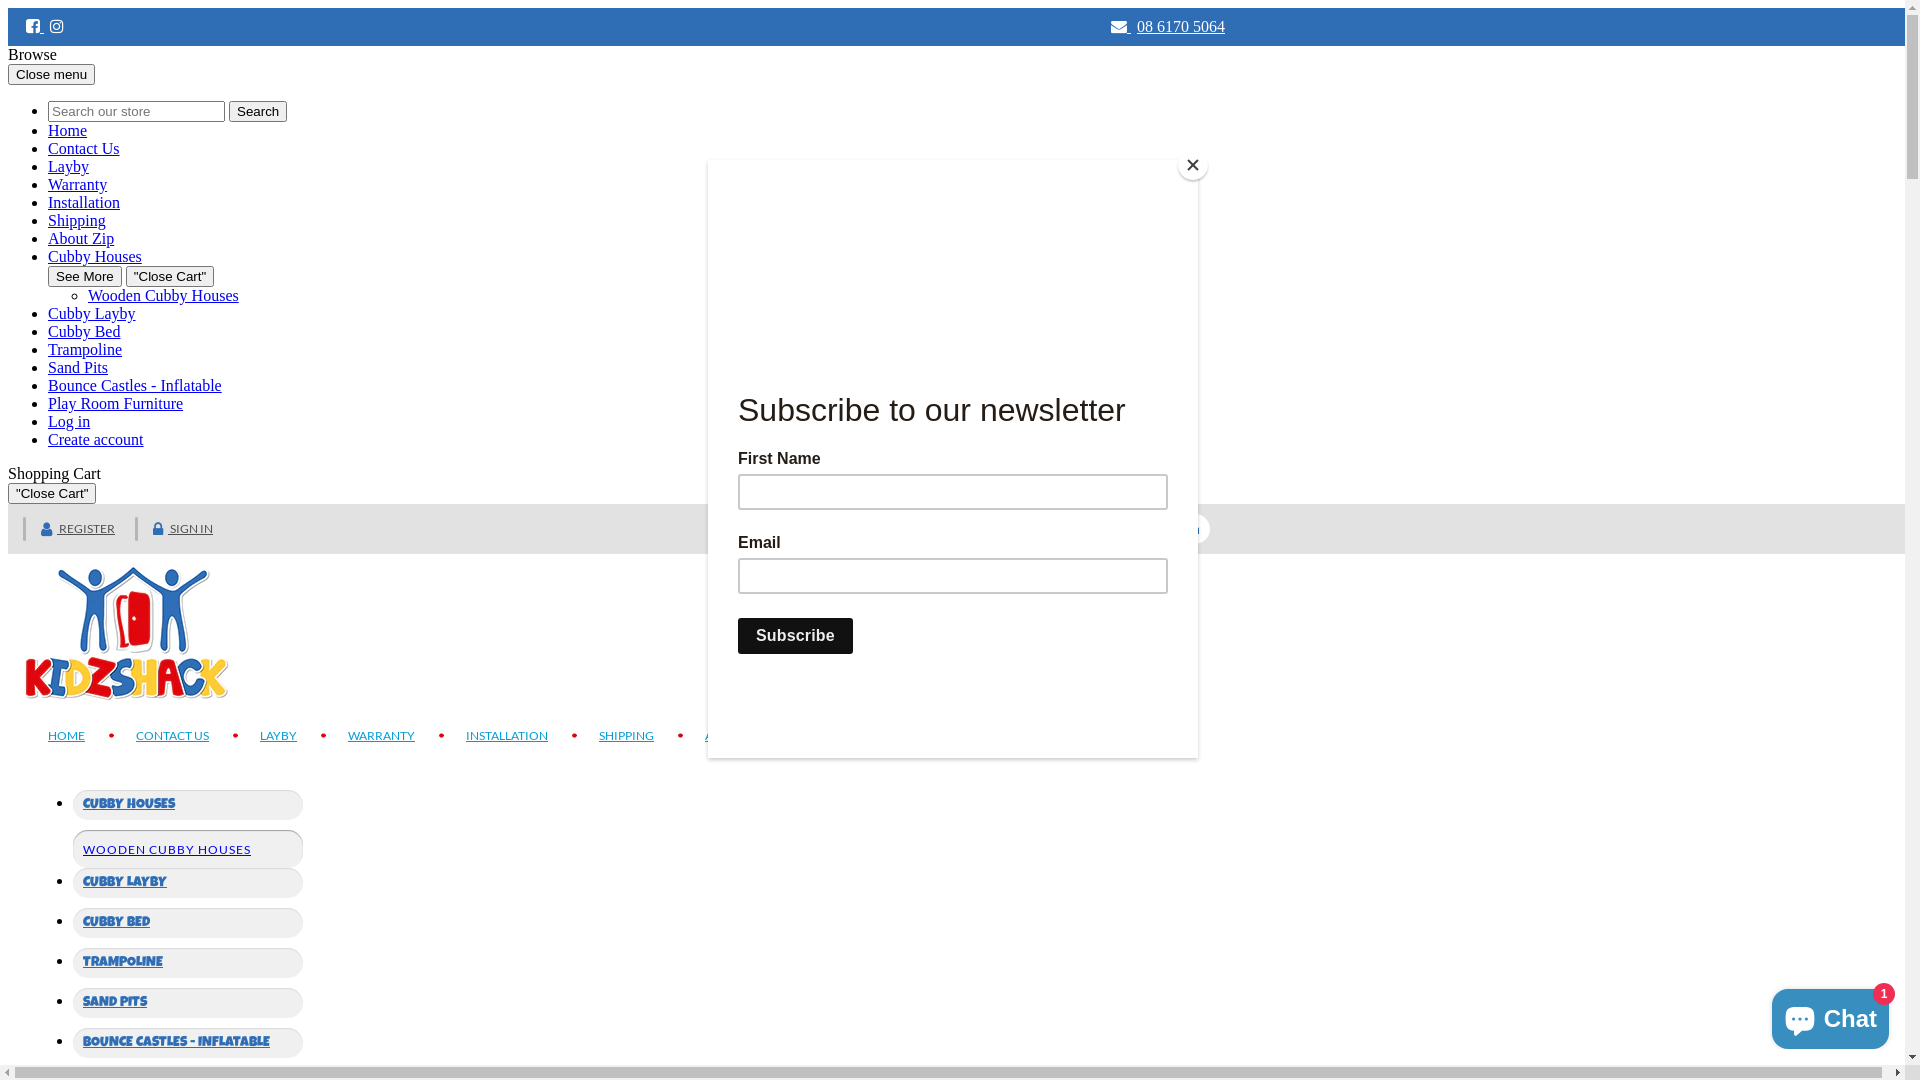 The image size is (1920, 1080). Describe the element at coordinates (381, 735) in the screenshot. I see `'WARRANTY'` at that location.